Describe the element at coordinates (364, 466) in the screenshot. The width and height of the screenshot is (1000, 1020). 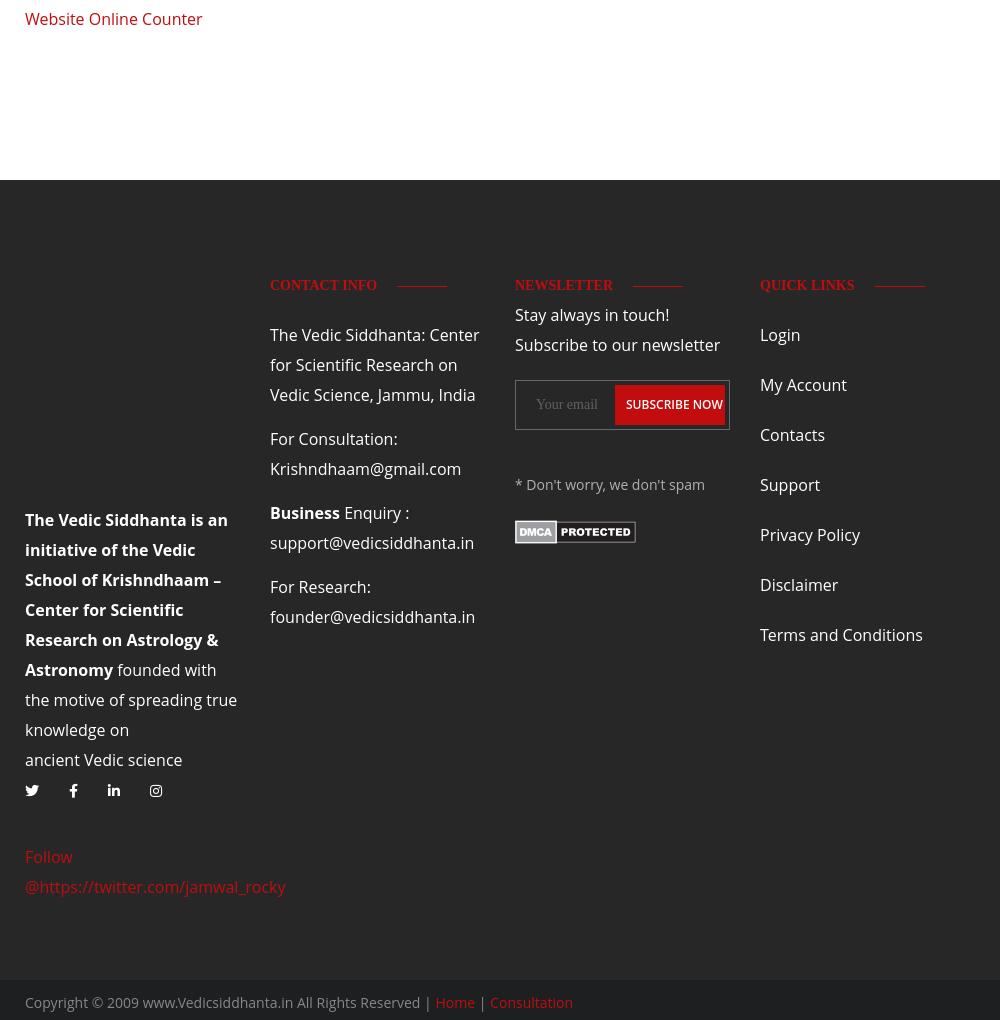
I see `'Krishndhaam@gmail.com'` at that location.